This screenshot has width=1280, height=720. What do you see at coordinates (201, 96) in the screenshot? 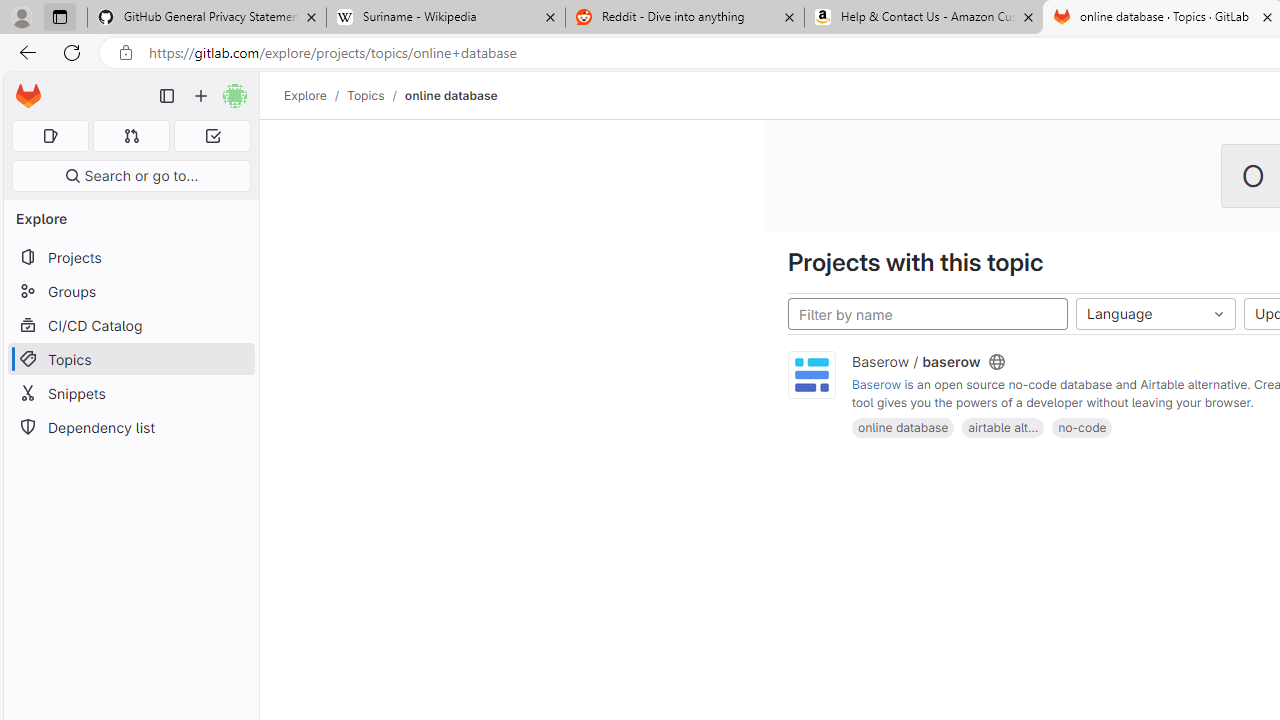
I see `'Create new...'` at bounding box center [201, 96].